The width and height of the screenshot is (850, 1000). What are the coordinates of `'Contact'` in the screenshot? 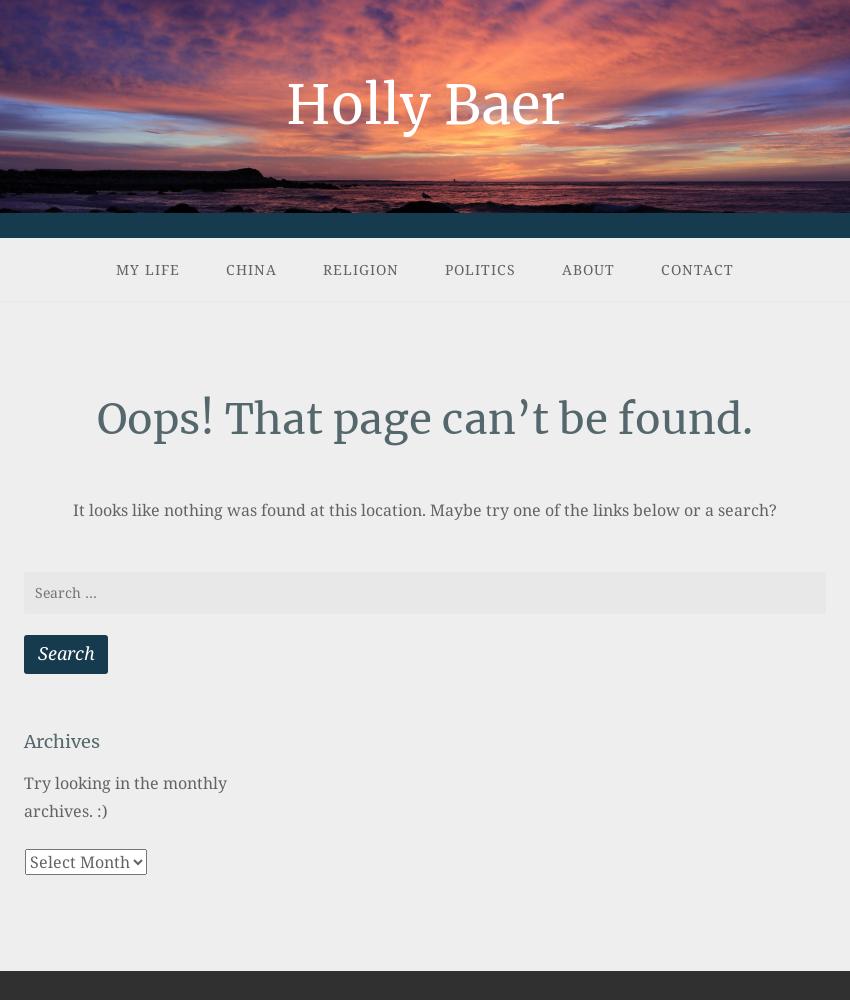 It's located at (696, 269).